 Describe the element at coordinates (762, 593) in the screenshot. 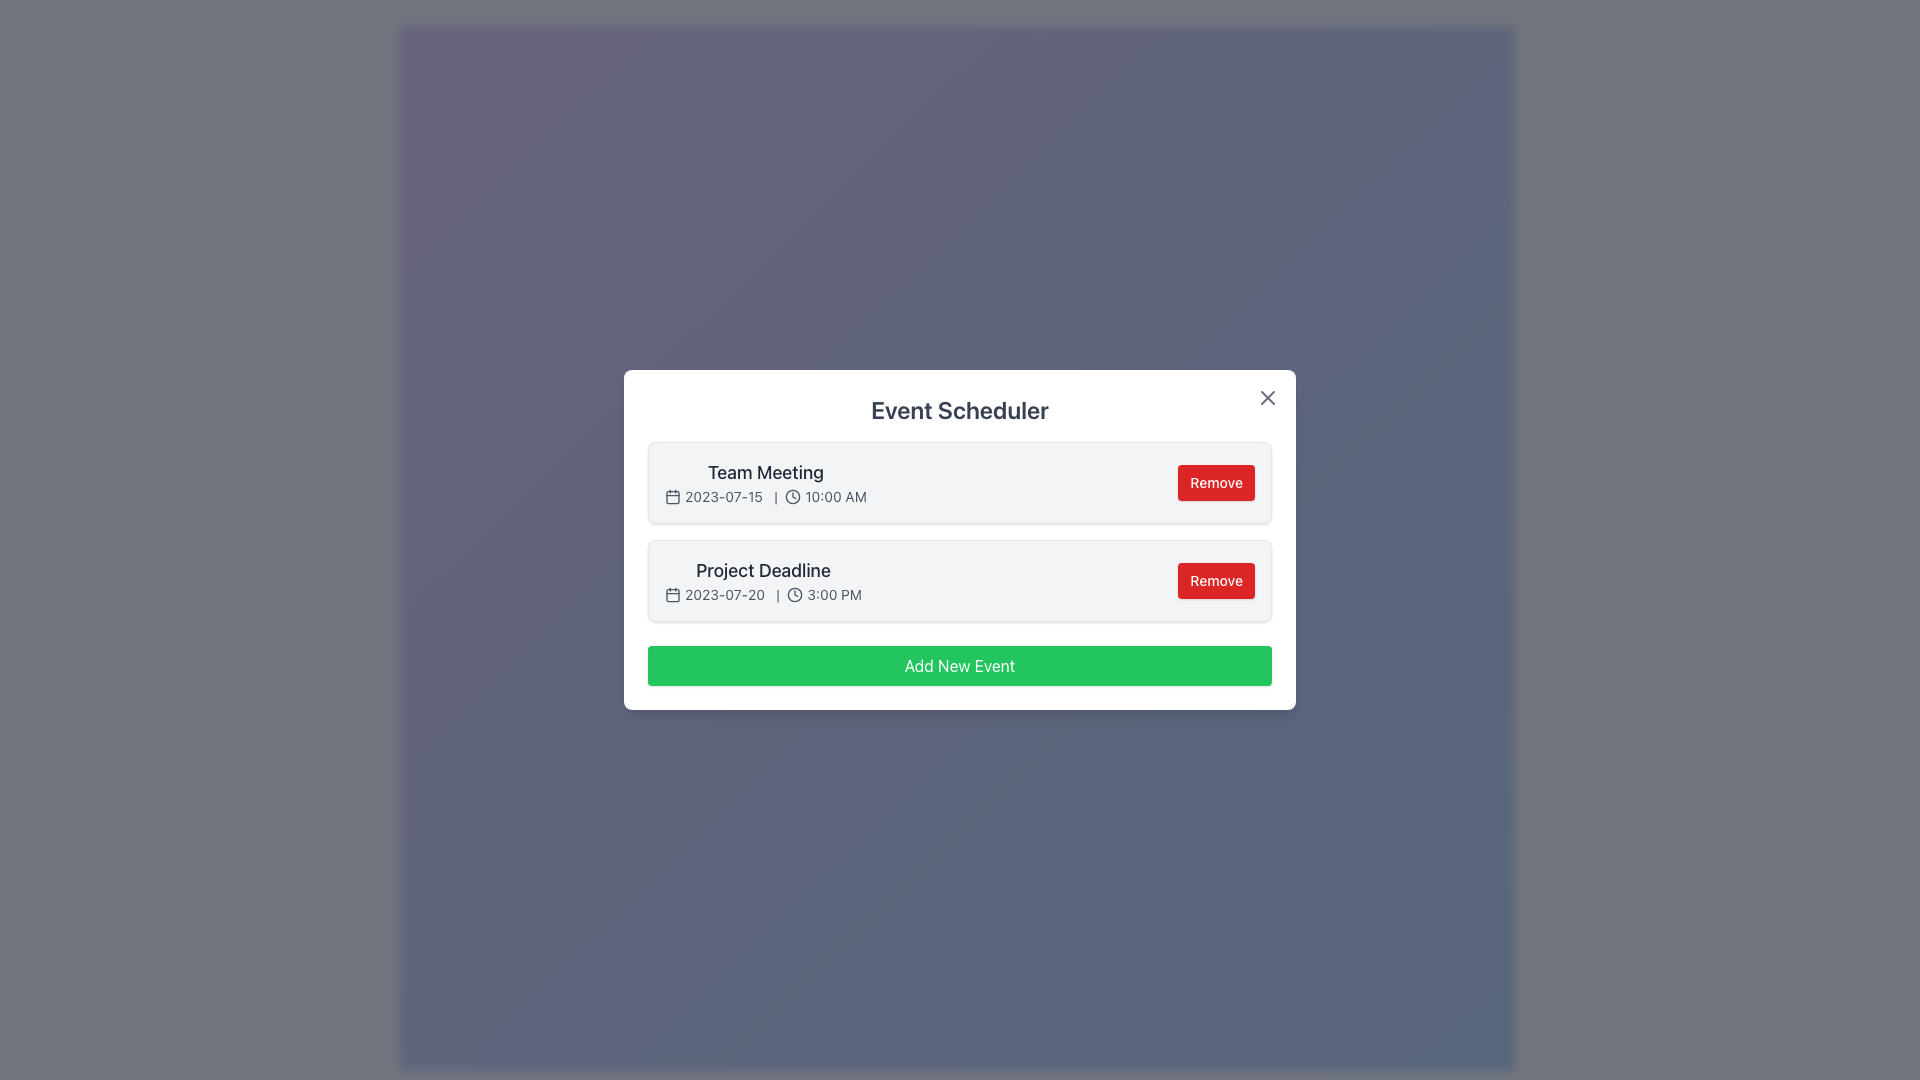

I see `the date and time display element in the 'Event Scheduler' panel, which includes a calendar and clock icon, formatted as '2023-07-20 | 3:00 PM'` at that location.